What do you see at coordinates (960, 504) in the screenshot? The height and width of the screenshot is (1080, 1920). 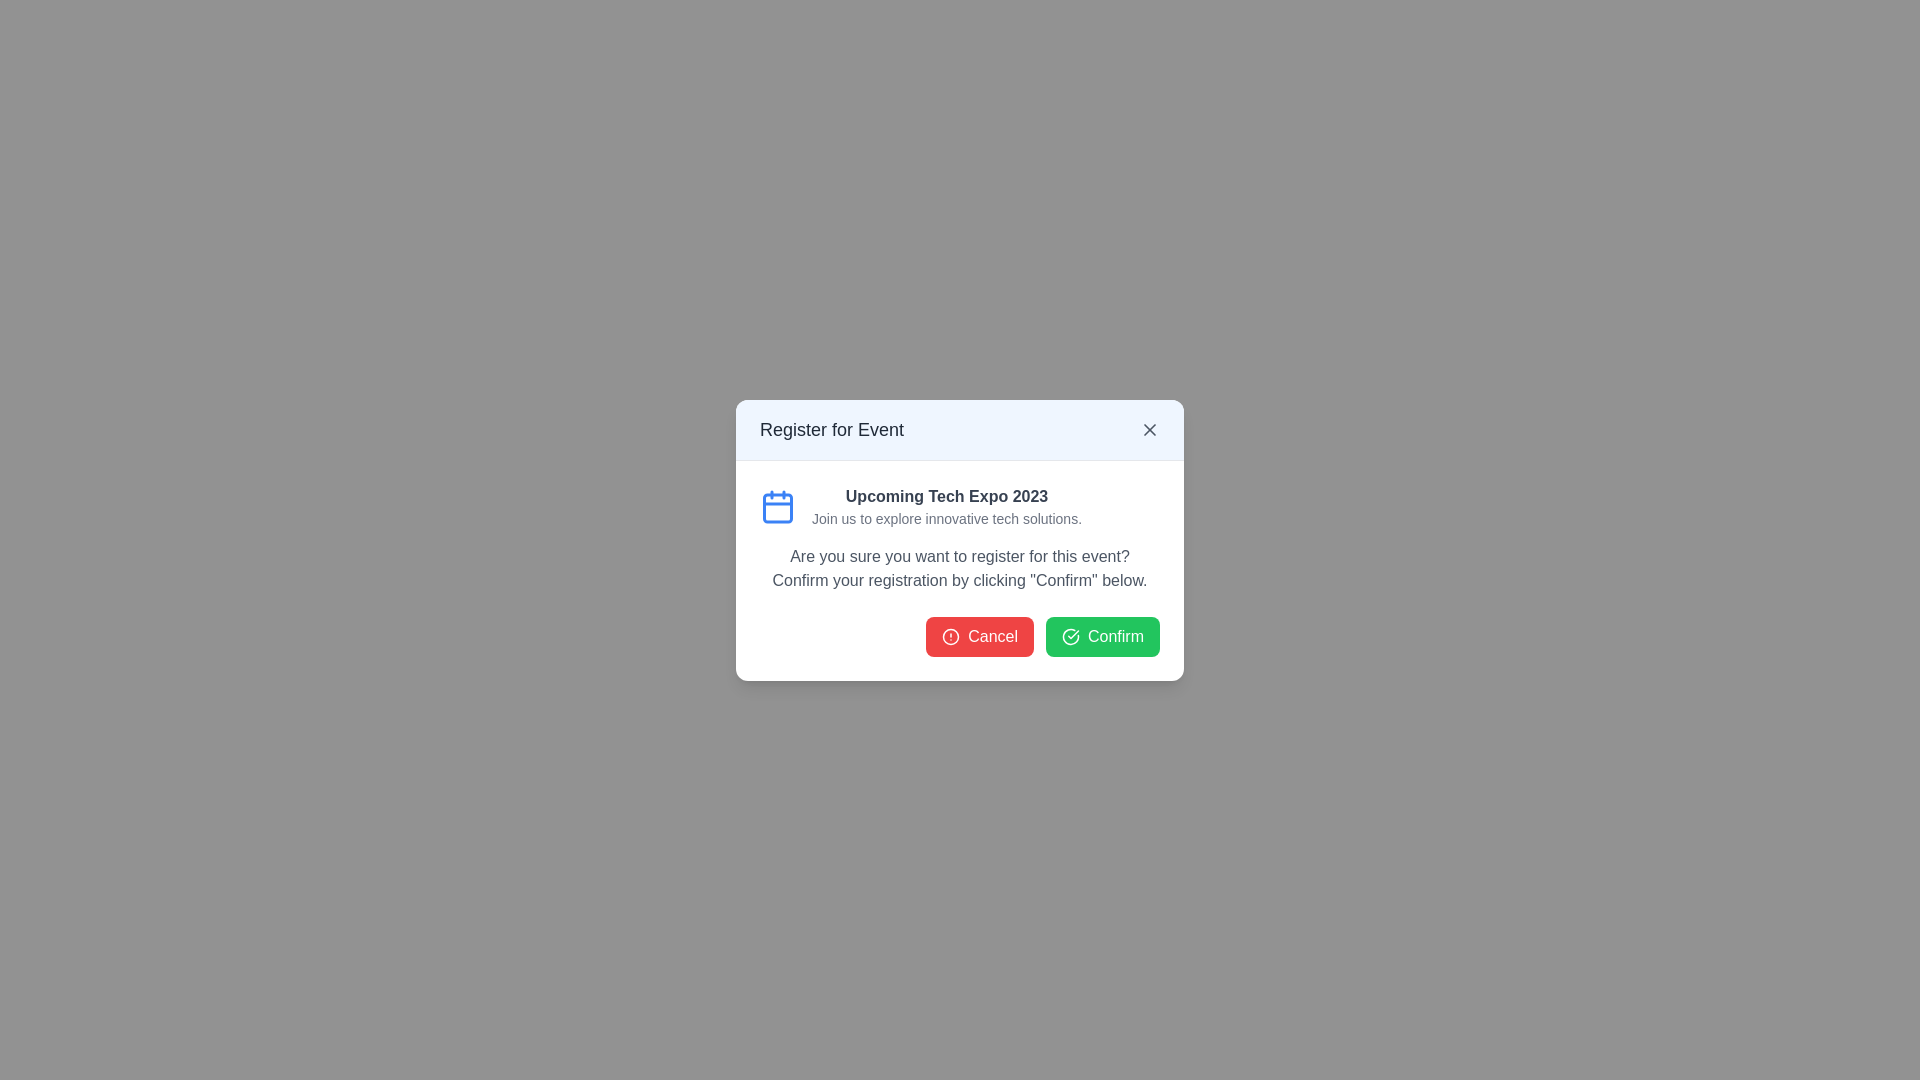 I see `the informational banner for the 'Upcoming Tech Expo 2023' located in the modal box below the title bar 'Register for Event'` at bounding box center [960, 504].